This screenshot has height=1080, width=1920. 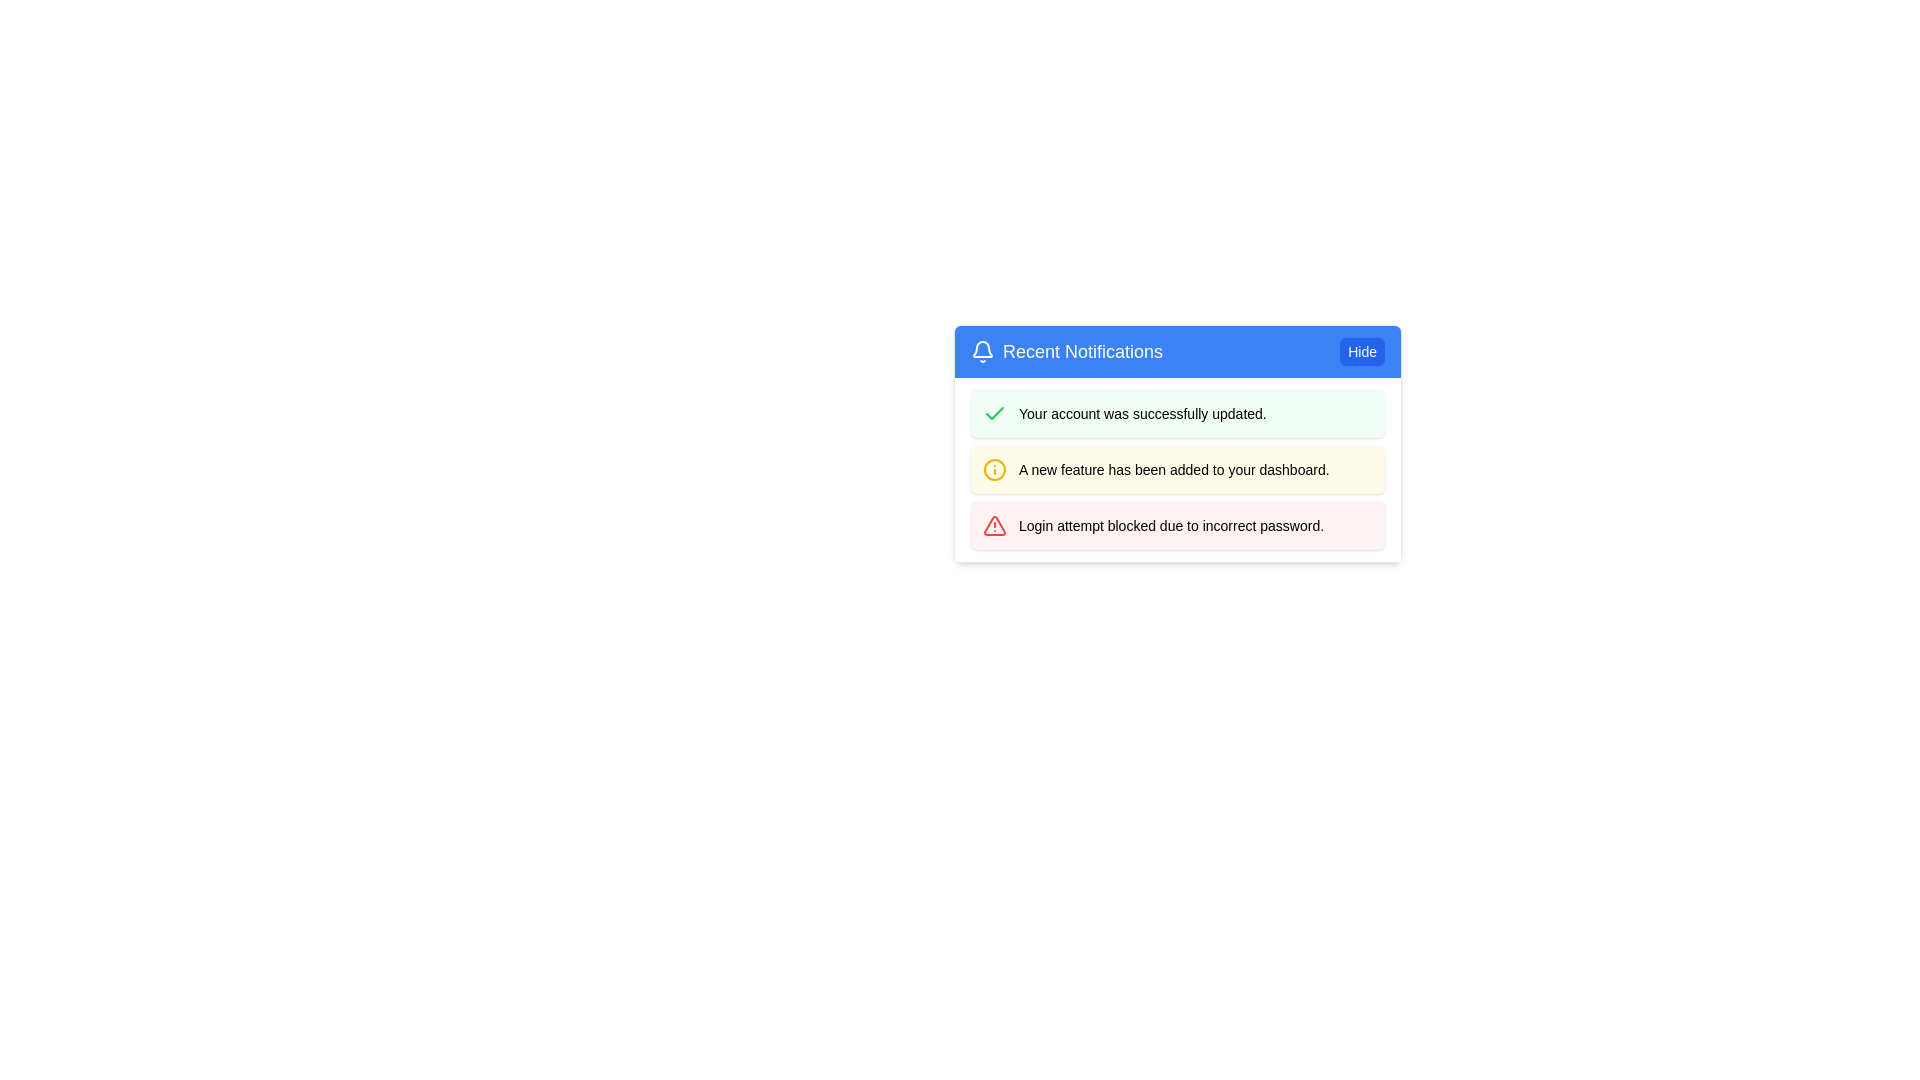 What do you see at coordinates (1361, 350) in the screenshot?
I see `the blue button labeled 'Hide' located` at bounding box center [1361, 350].